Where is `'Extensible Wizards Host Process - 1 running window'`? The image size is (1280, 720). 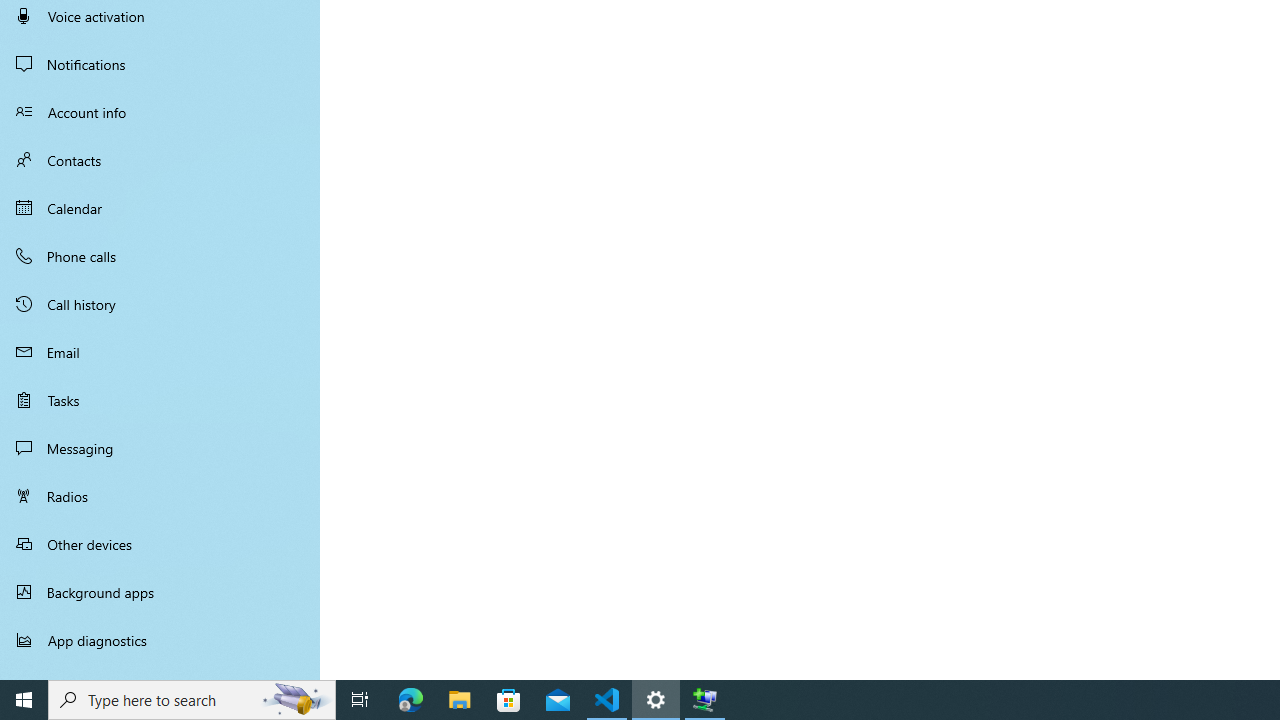 'Extensible Wizards Host Process - 1 running window' is located at coordinates (705, 698).